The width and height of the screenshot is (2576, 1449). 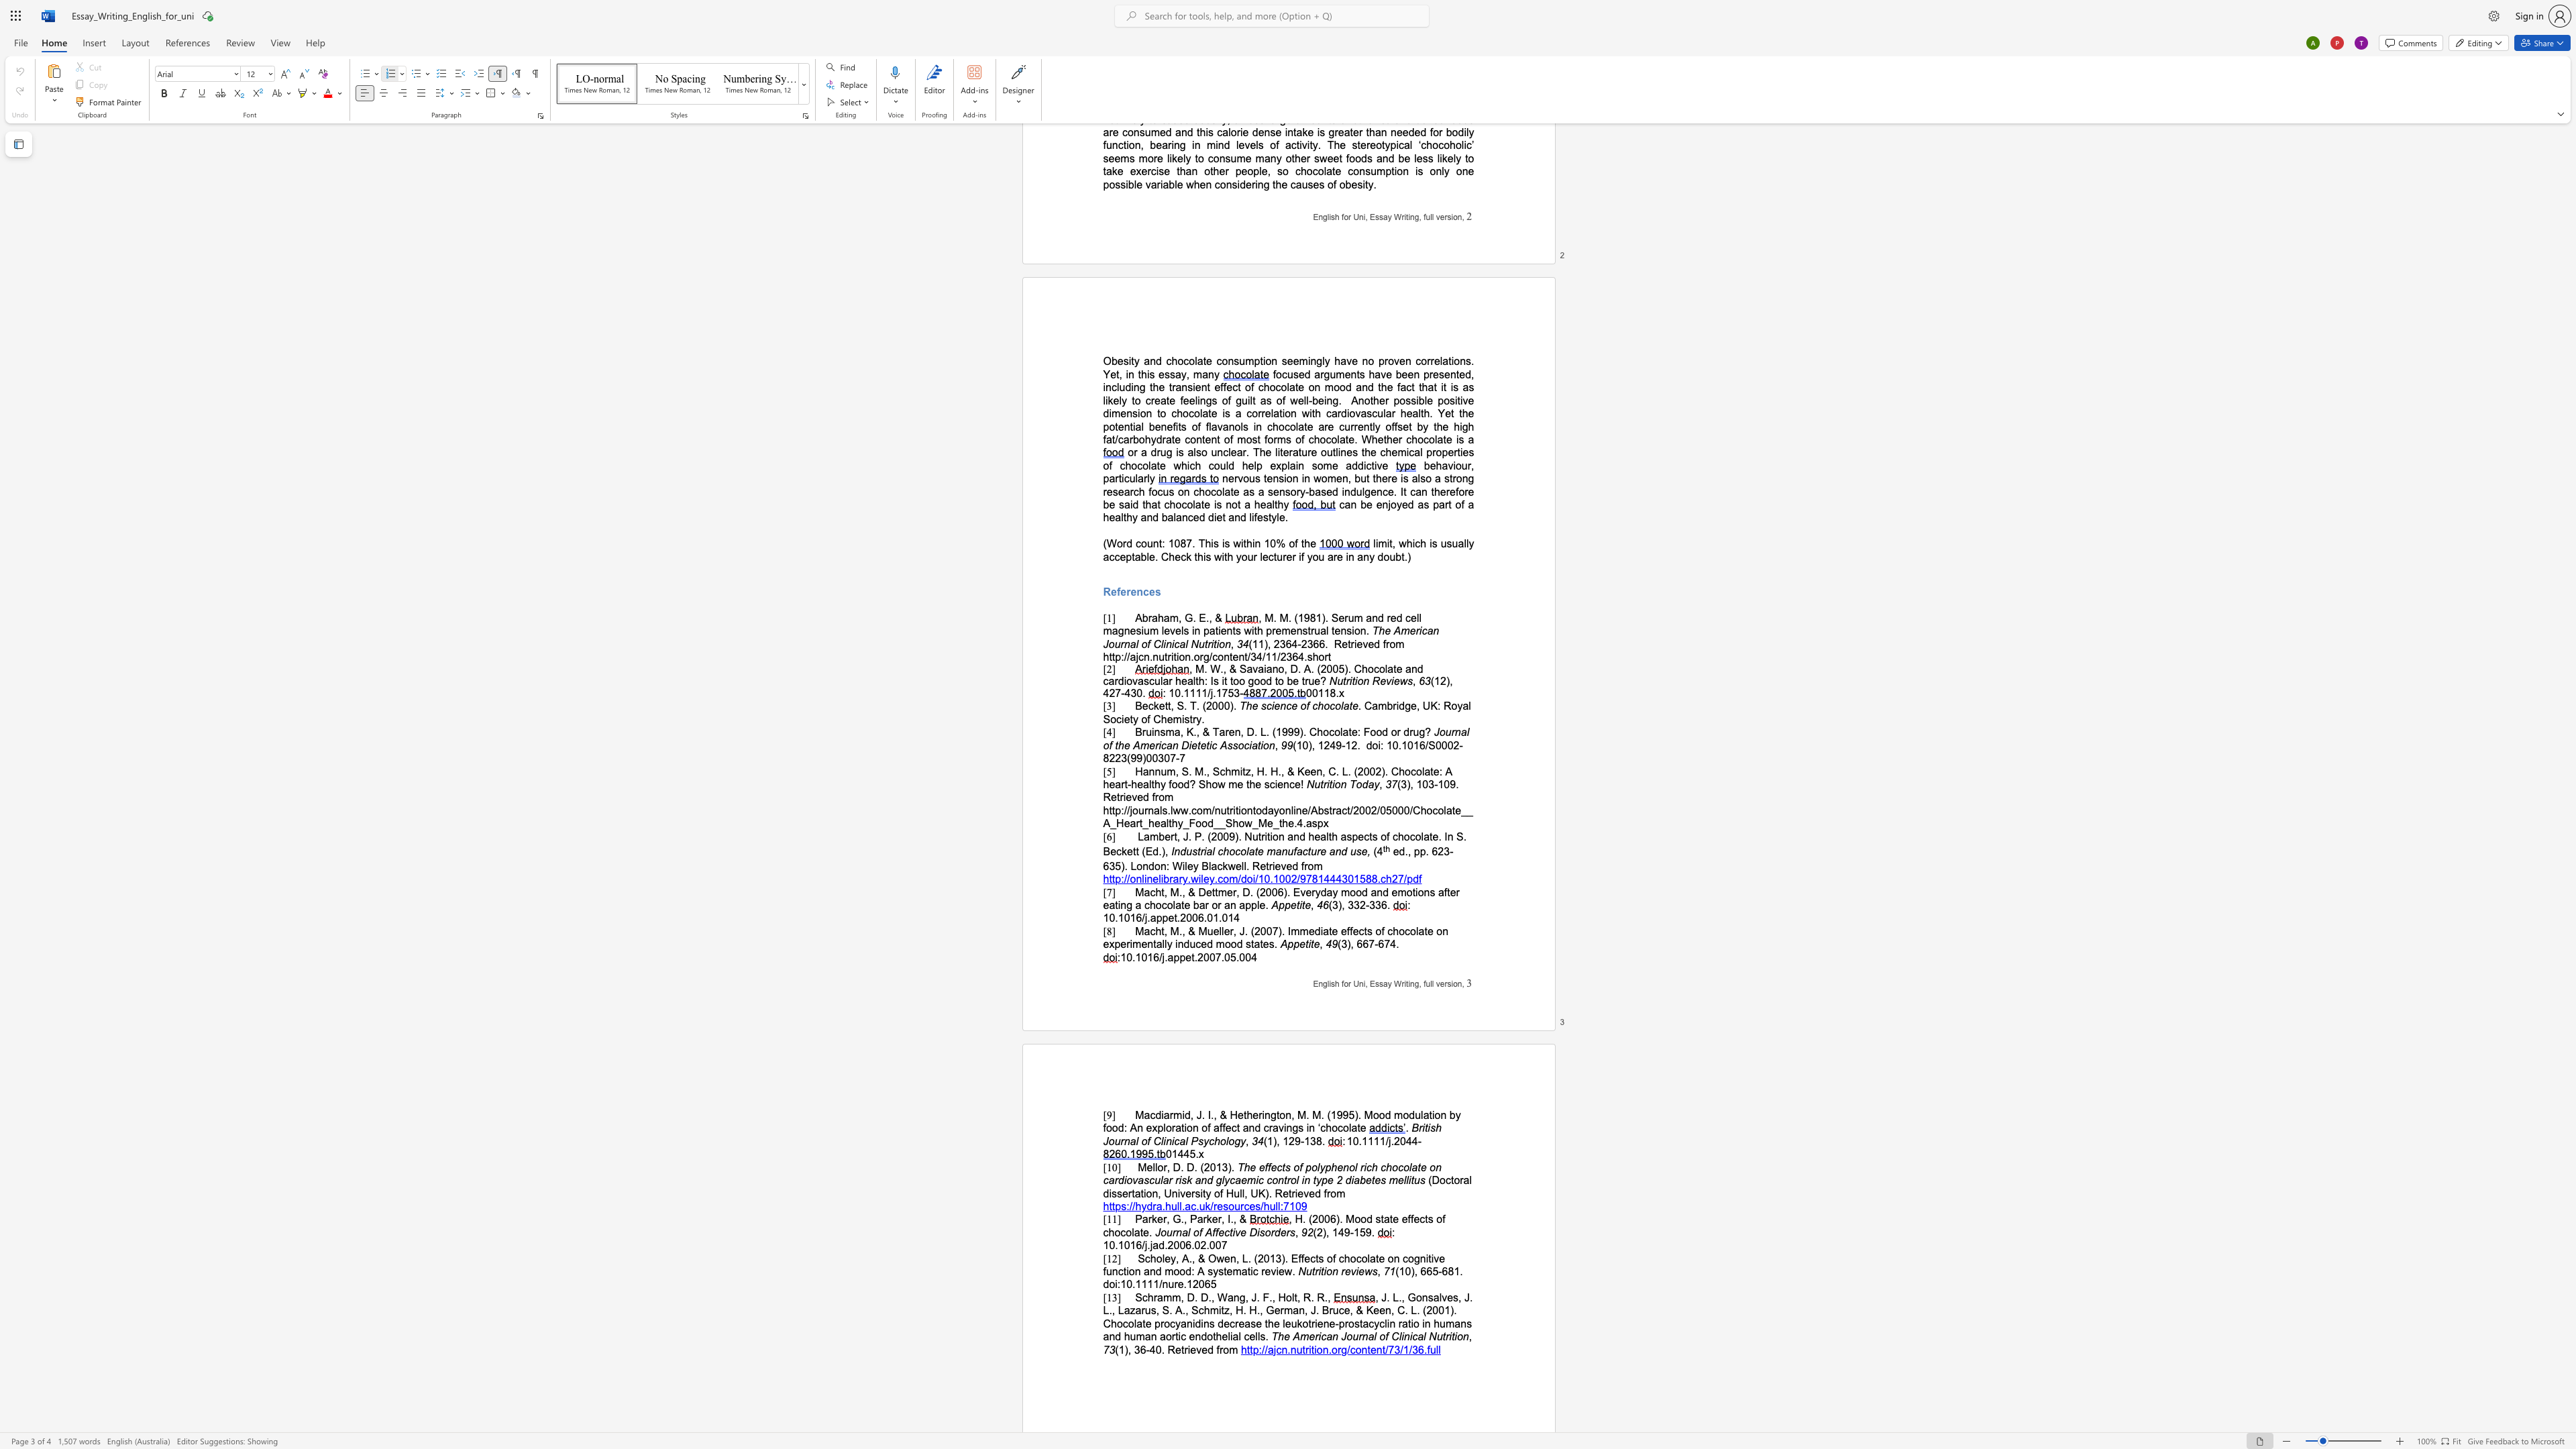 What do you see at coordinates (1257, 851) in the screenshot?
I see `the space between the continuous character "t" and "e" in the text` at bounding box center [1257, 851].